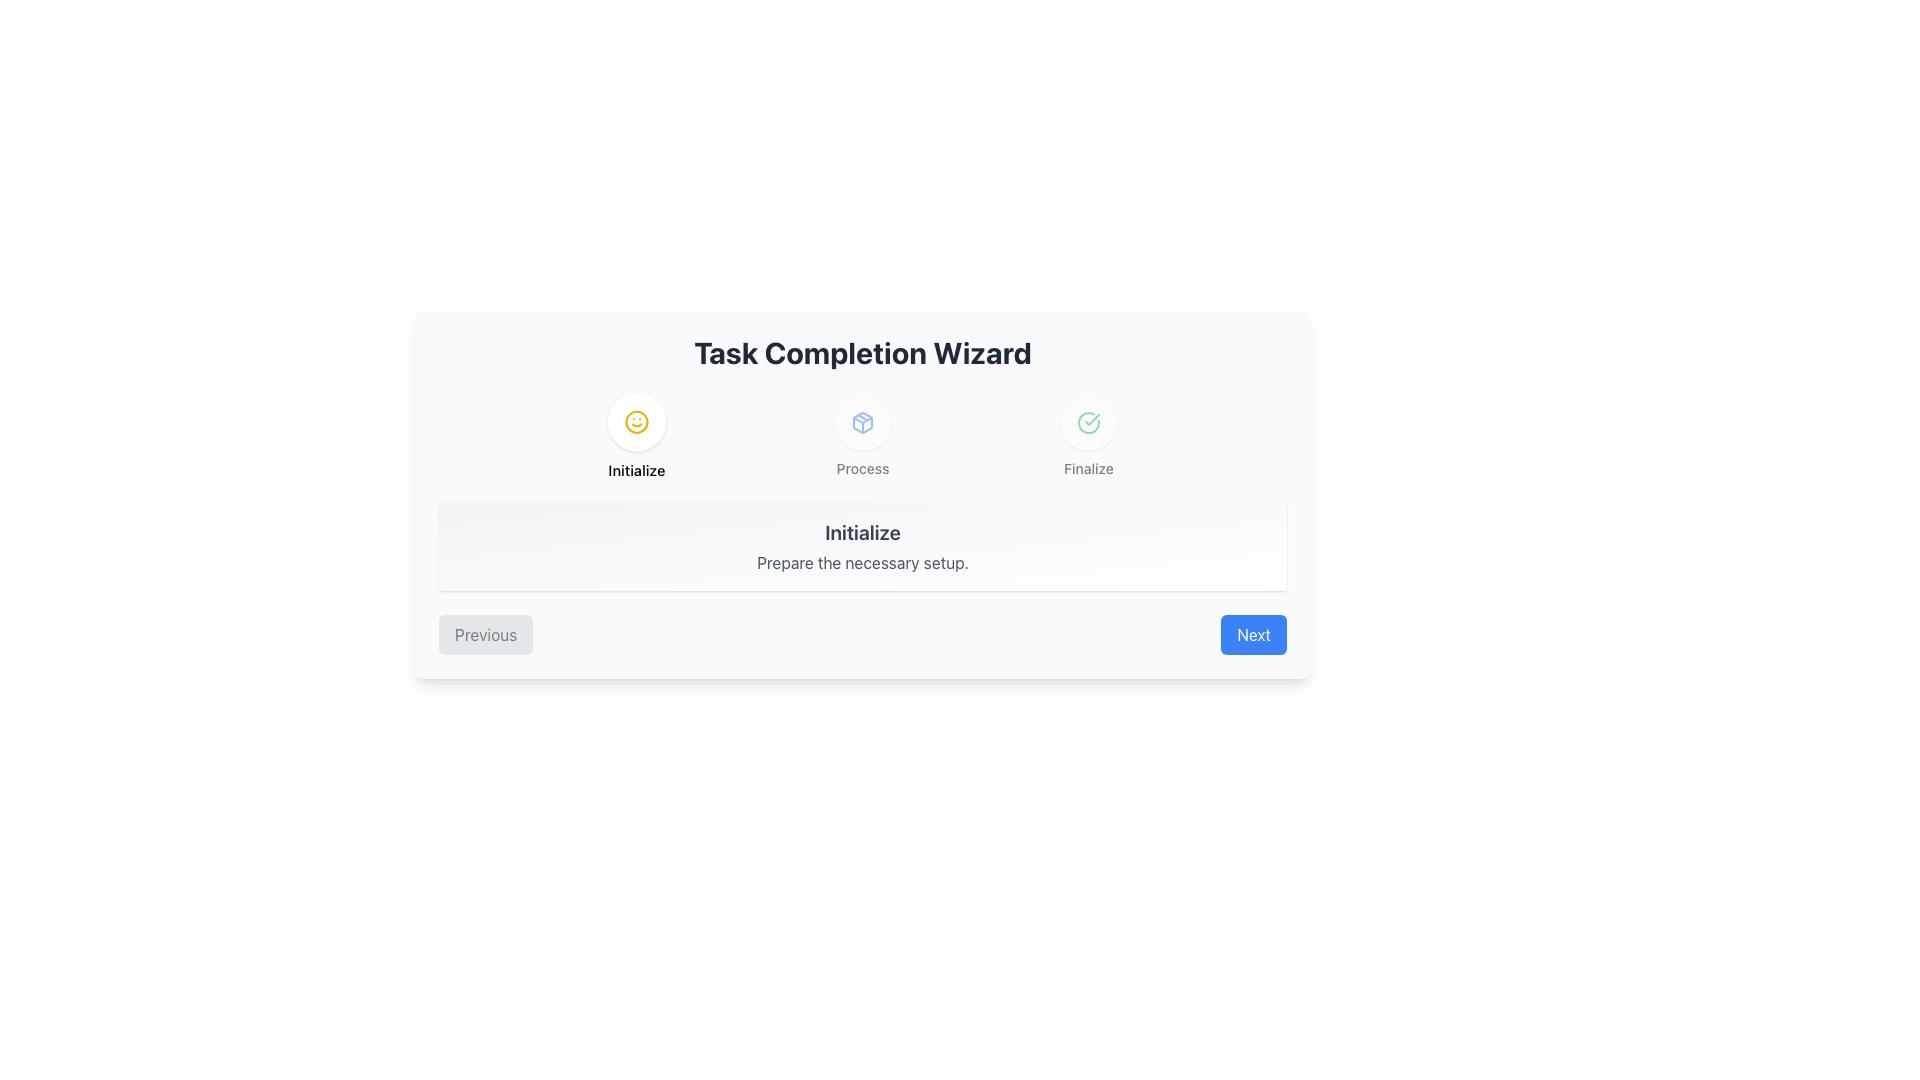 This screenshot has width=1920, height=1080. Describe the element at coordinates (863, 435) in the screenshot. I see `the 'Process' step indicator` at that location.